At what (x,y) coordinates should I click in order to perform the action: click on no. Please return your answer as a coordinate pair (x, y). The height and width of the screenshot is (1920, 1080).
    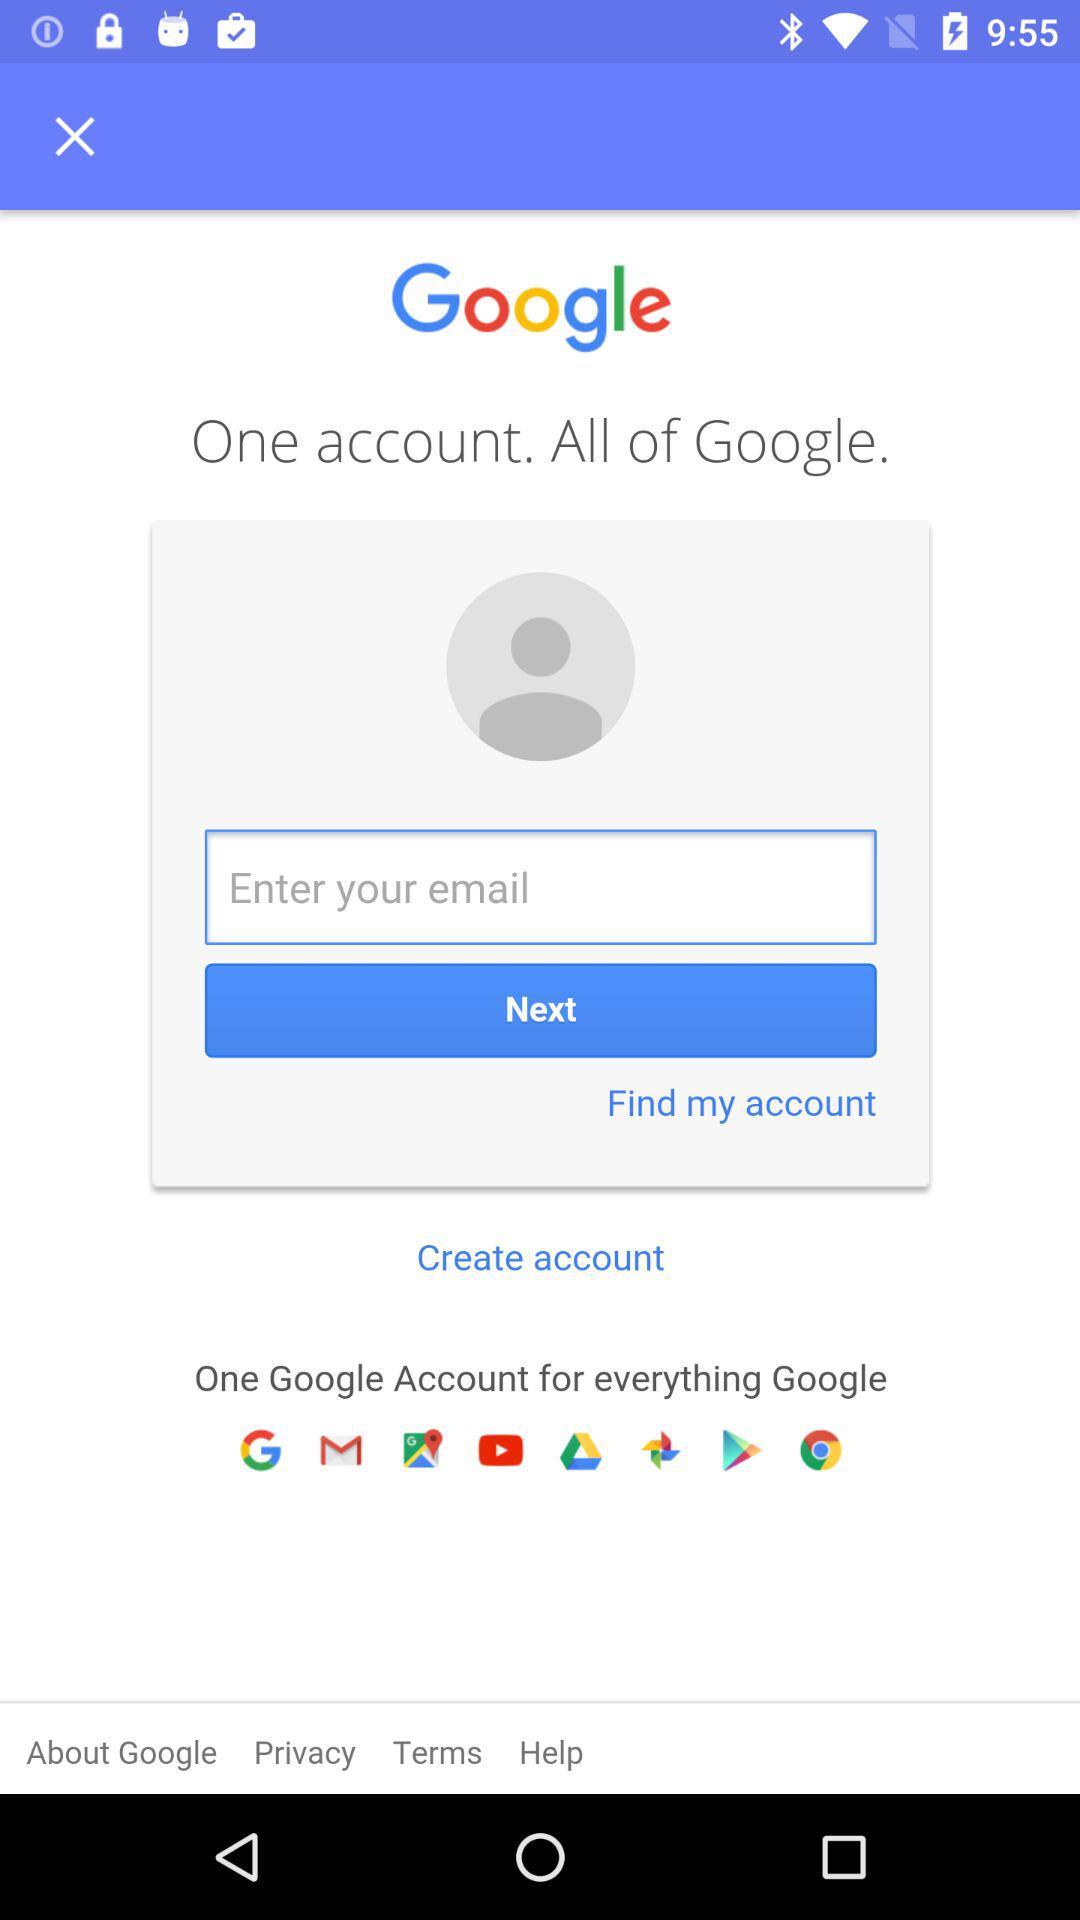
    Looking at the image, I should click on (80, 135).